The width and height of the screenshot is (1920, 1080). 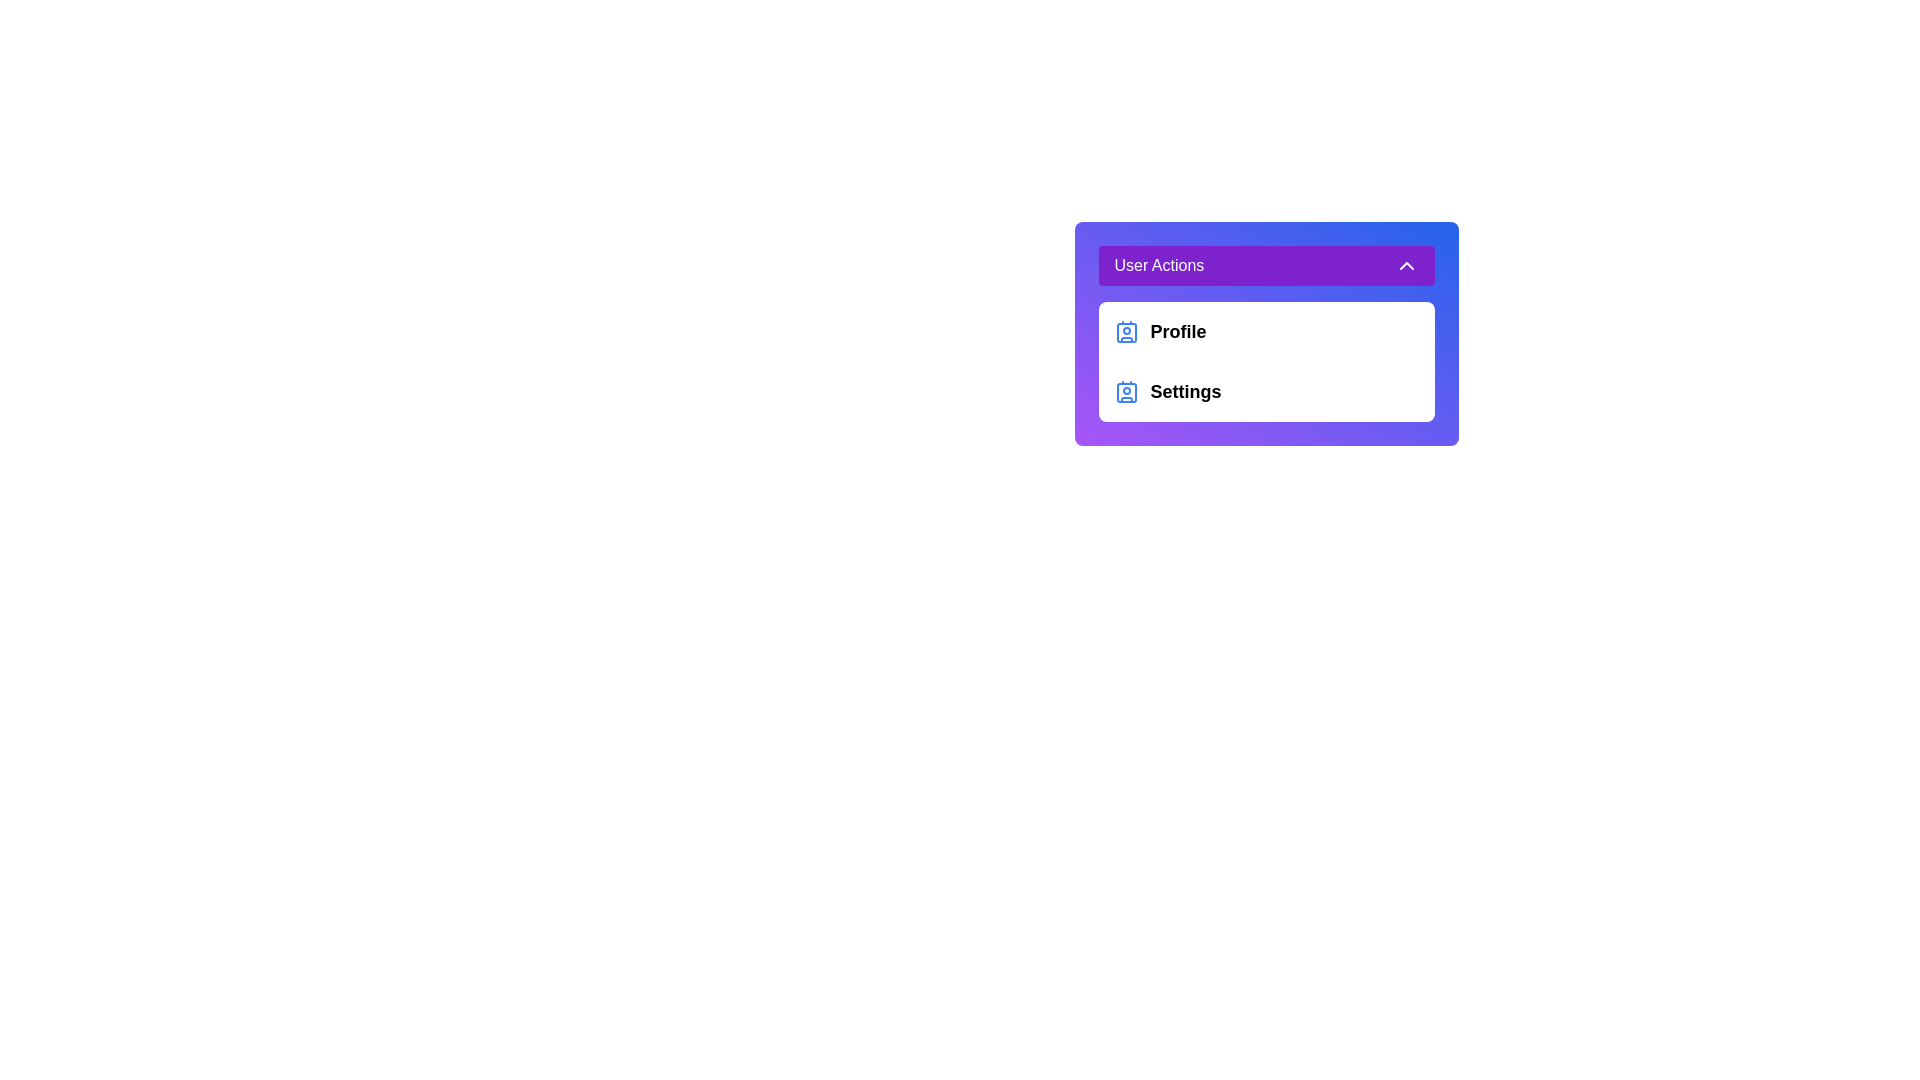 I want to click on the static text label that serves as a header for the user's profile section, located in the dropdown section labeled 'User Actions', positioned next to a blue profile icon, so click(x=1178, y=330).